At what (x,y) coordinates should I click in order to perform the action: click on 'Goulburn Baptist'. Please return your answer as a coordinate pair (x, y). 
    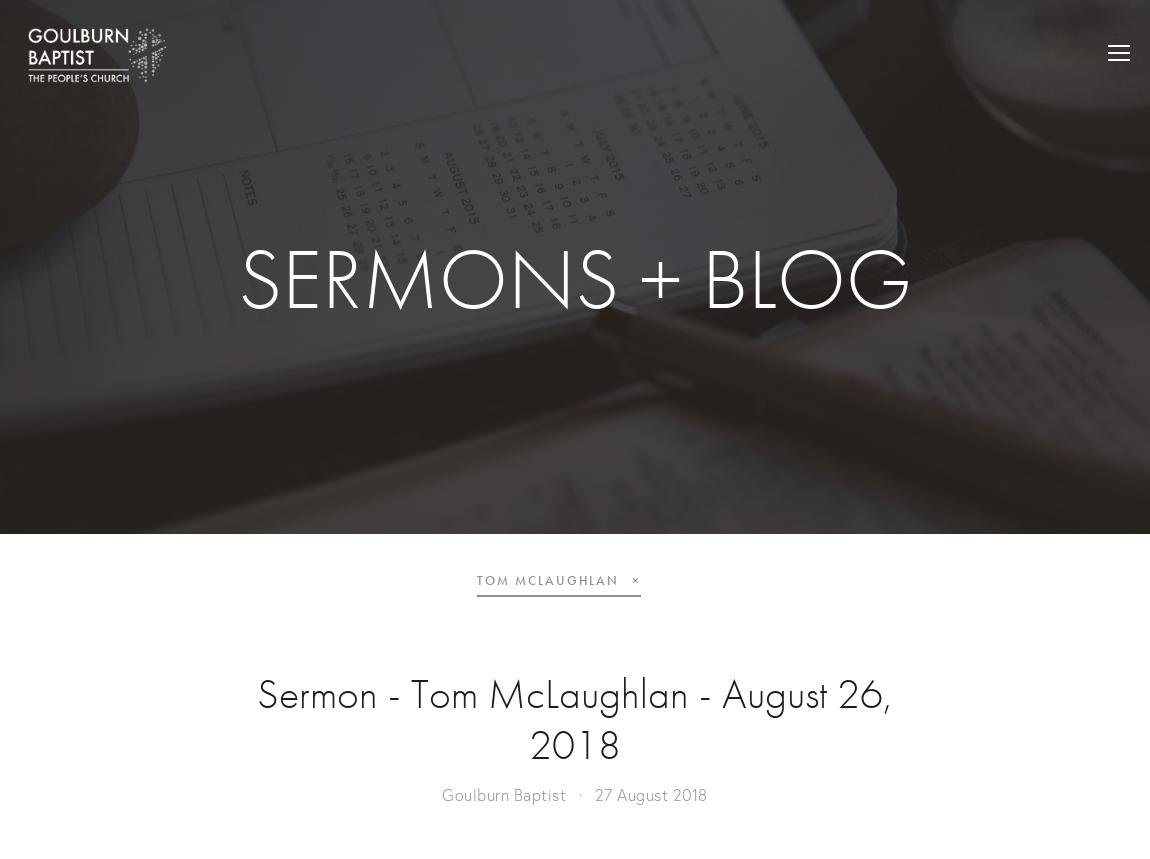
    Looking at the image, I should click on (504, 793).